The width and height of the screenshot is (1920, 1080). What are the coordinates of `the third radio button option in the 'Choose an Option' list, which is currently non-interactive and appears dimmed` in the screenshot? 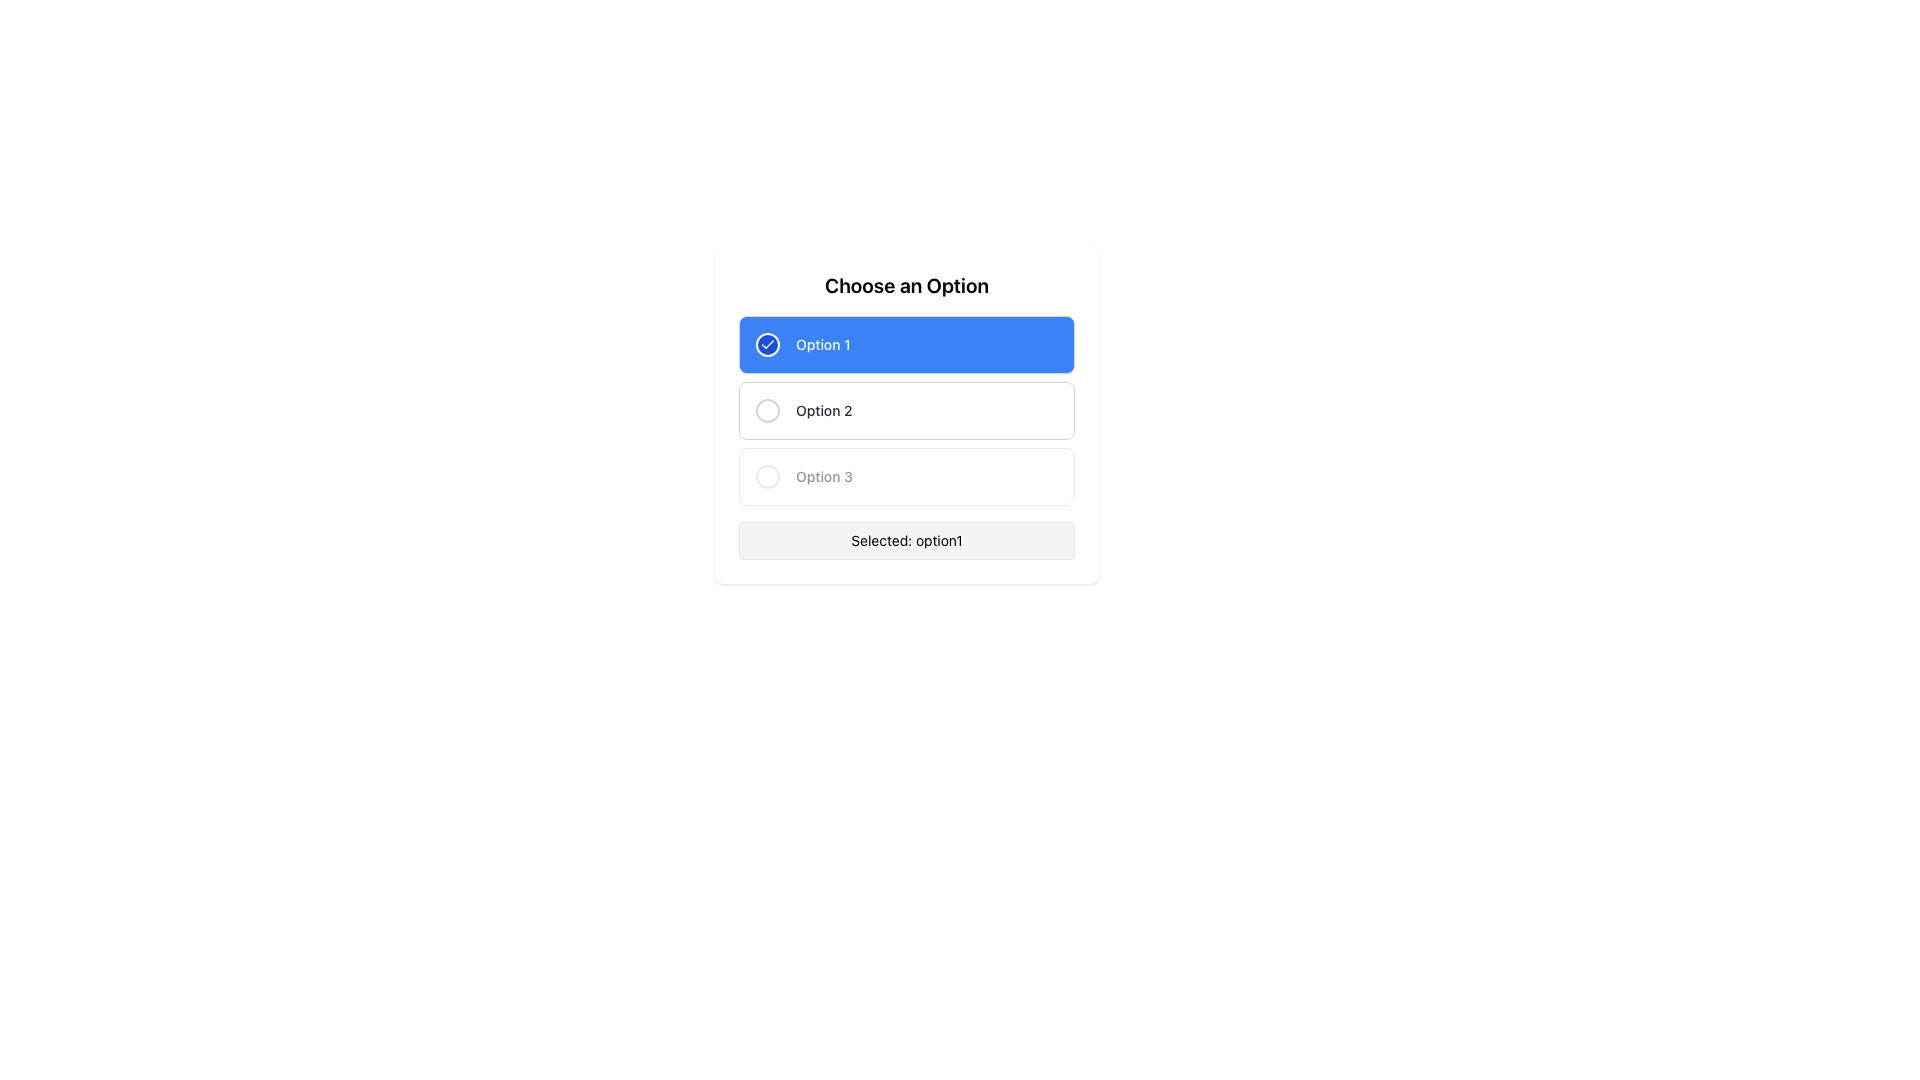 It's located at (906, 477).